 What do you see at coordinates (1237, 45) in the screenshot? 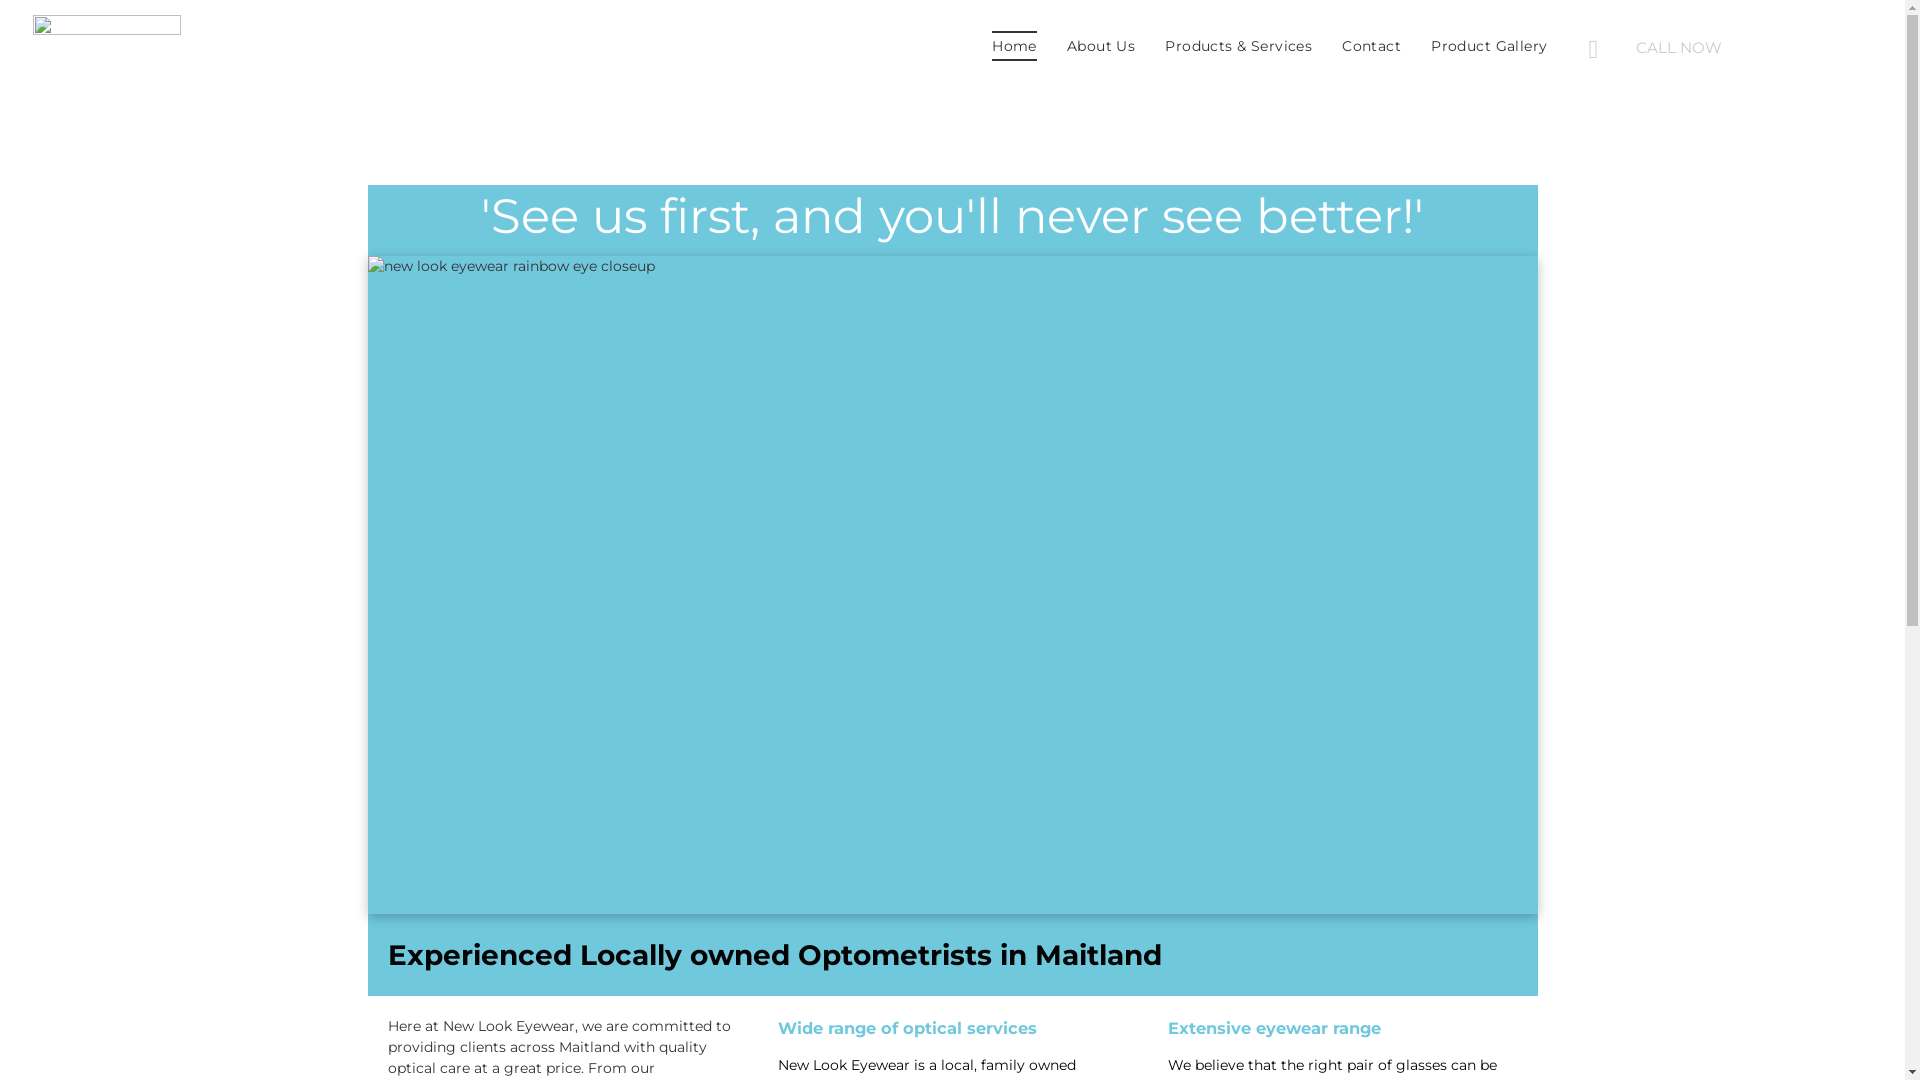
I see `'Products & Services'` at bounding box center [1237, 45].